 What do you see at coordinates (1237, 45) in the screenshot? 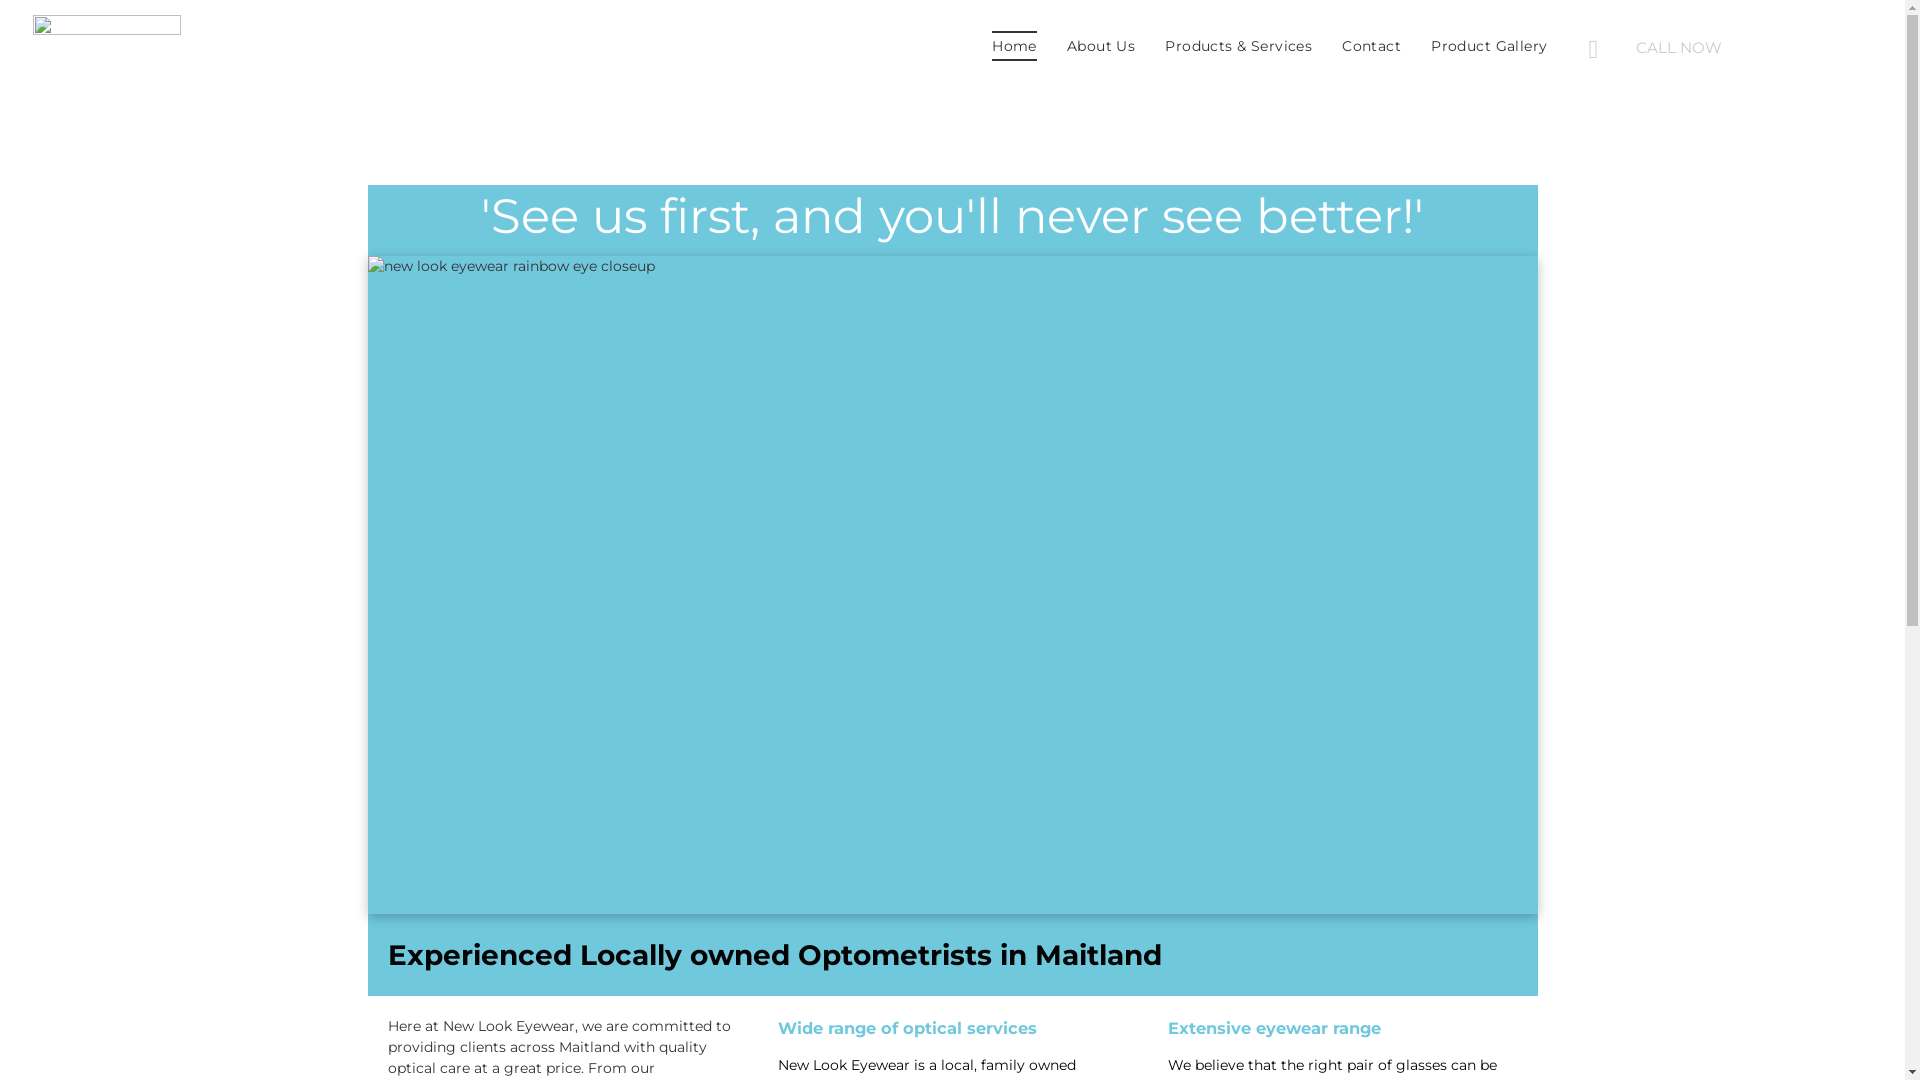
I see `'Products & Services'` at bounding box center [1237, 45].